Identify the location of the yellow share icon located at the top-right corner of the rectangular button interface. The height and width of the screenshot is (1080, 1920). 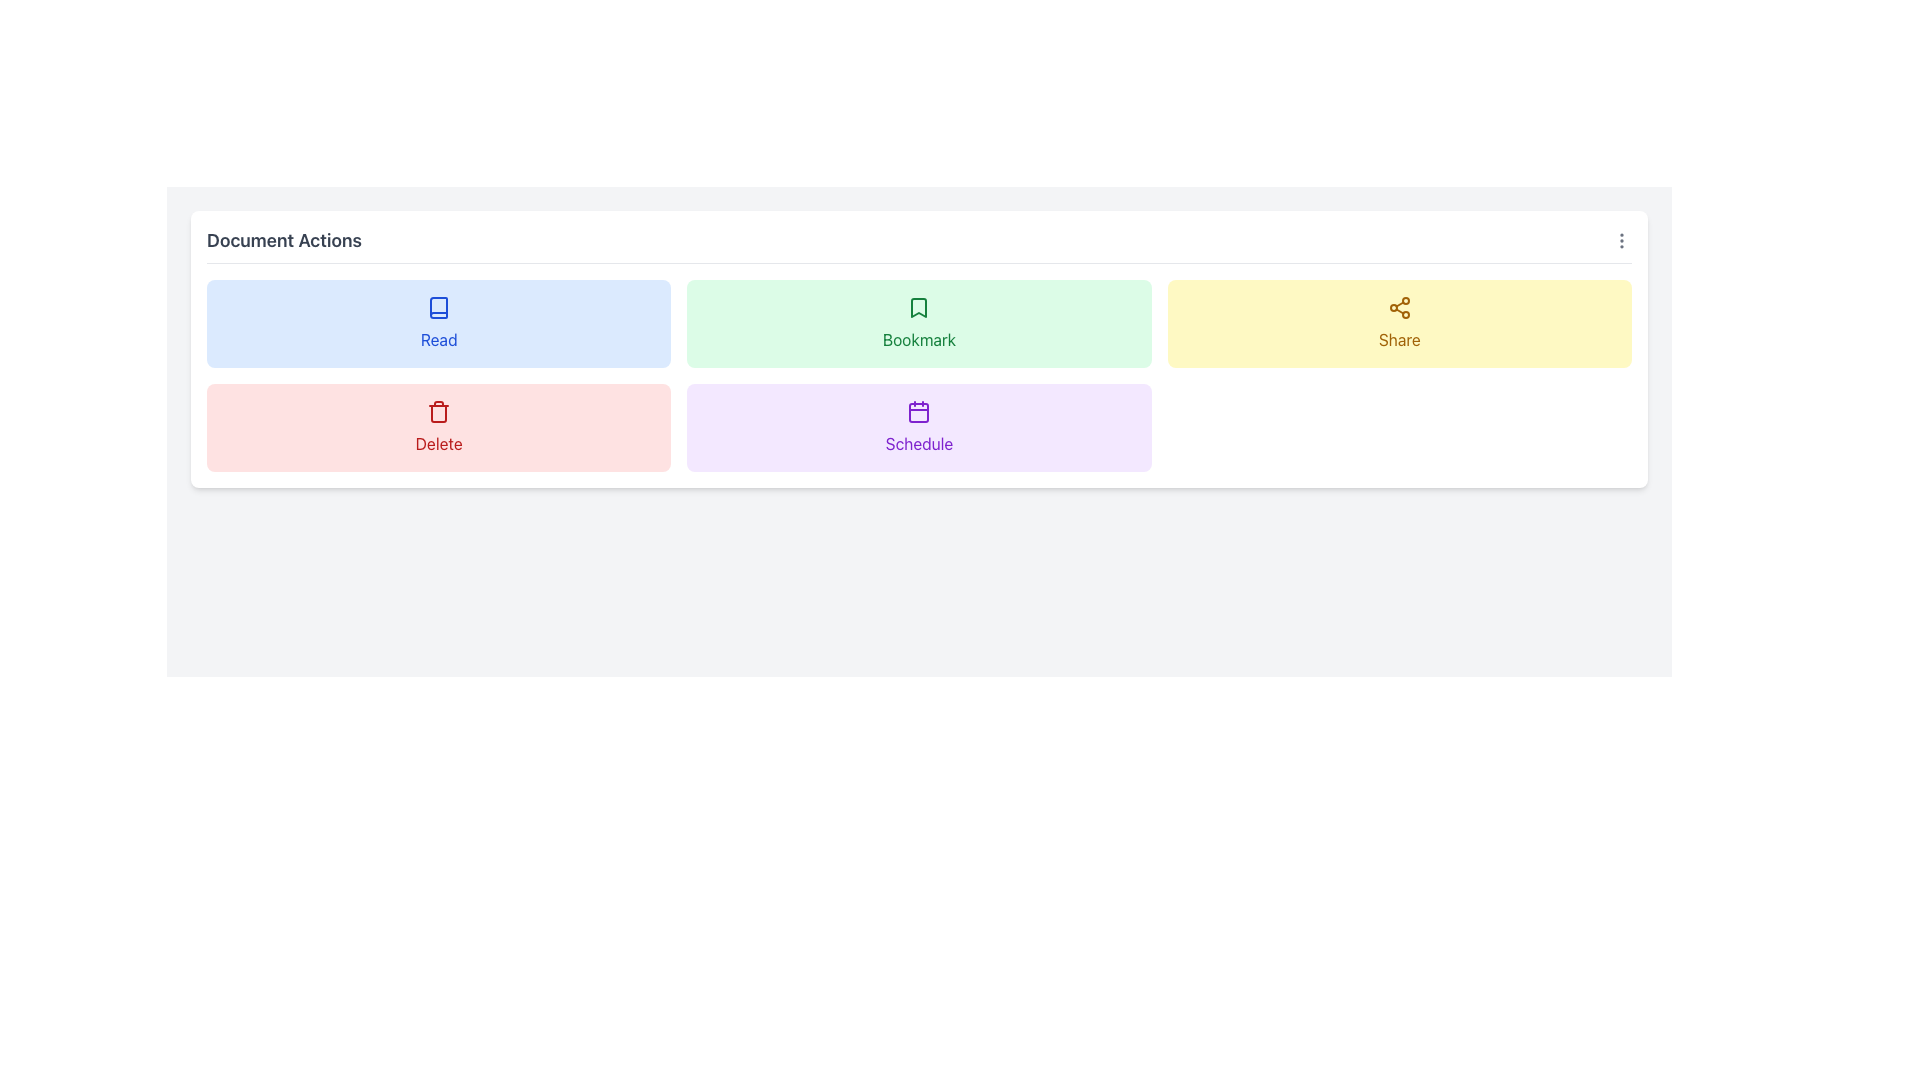
(1398, 308).